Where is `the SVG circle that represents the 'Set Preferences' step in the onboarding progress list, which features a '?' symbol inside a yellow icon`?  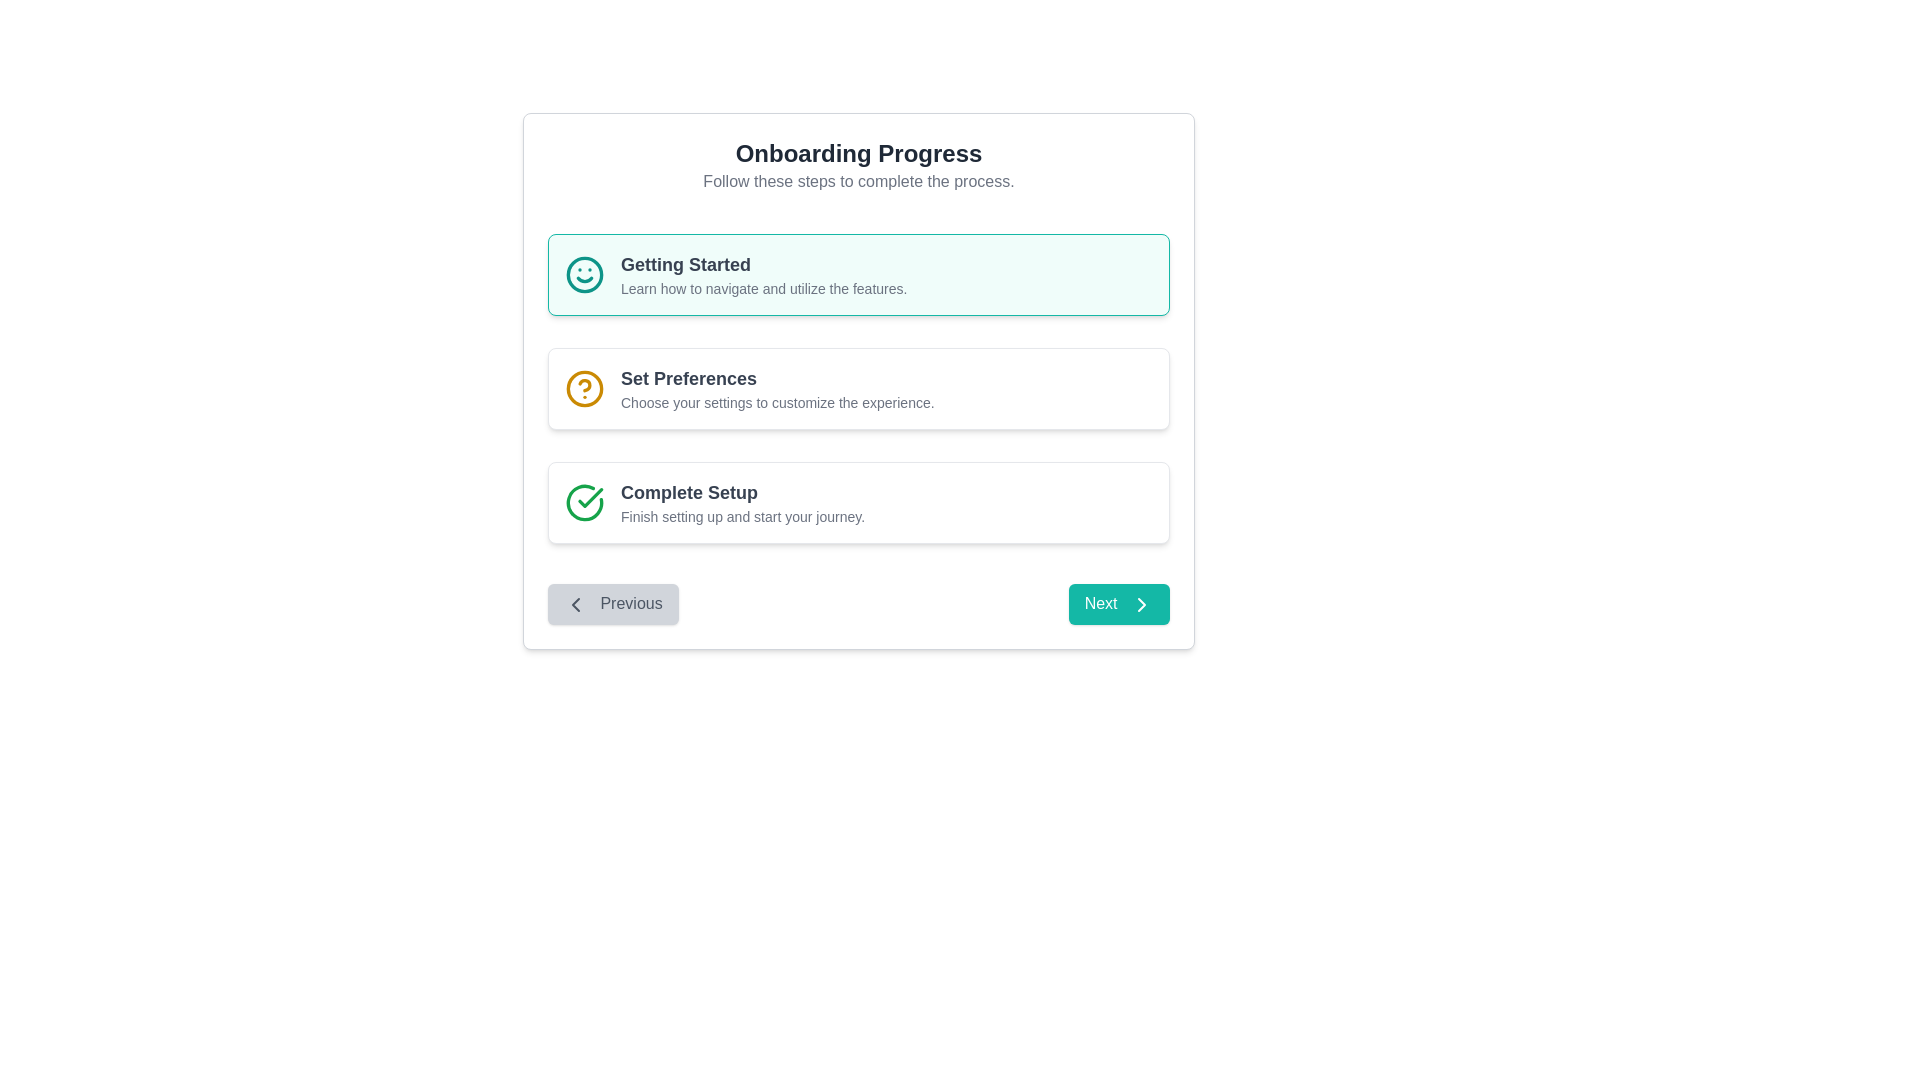 the SVG circle that represents the 'Set Preferences' step in the onboarding progress list, which features a '?' symbol inside a yellow icon is located at coordinates (584, 389).